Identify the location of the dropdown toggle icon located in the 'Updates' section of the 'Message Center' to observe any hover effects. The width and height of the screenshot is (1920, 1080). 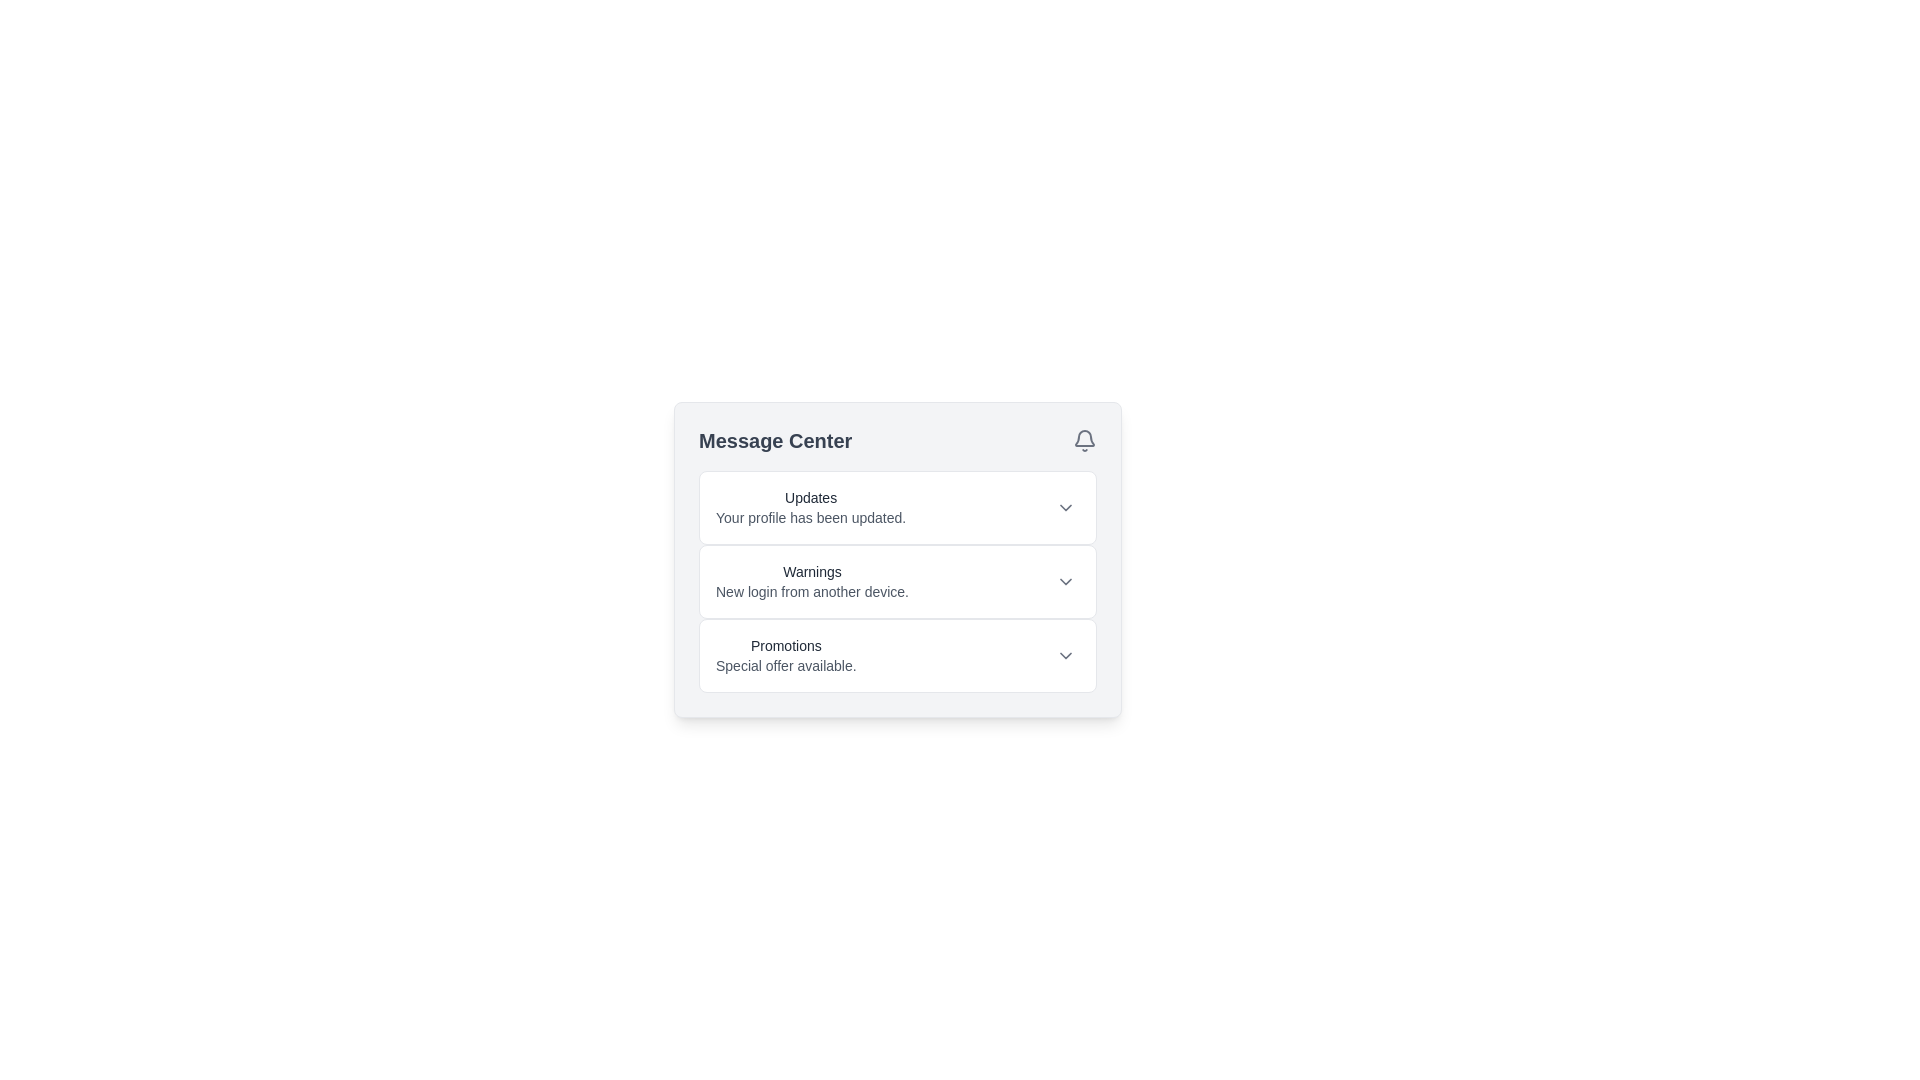
(1064, 507).